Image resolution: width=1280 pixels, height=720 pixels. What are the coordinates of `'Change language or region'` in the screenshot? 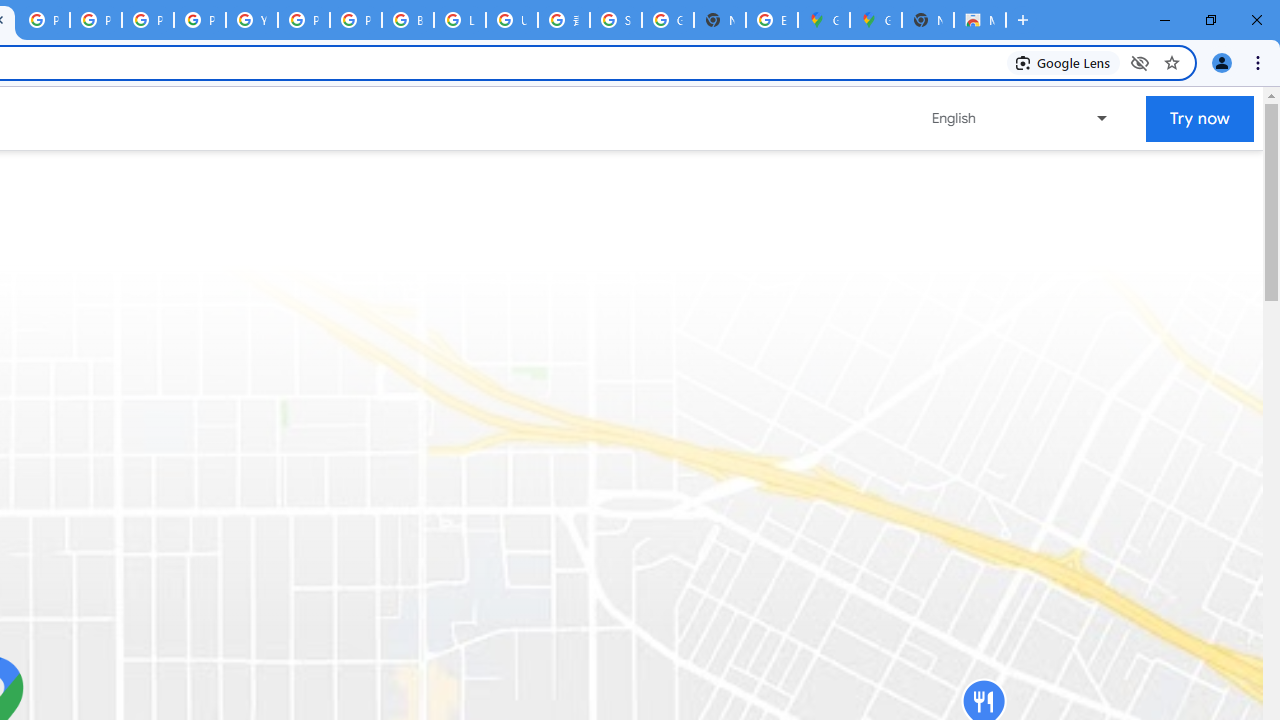 It's located at (1021, 118).